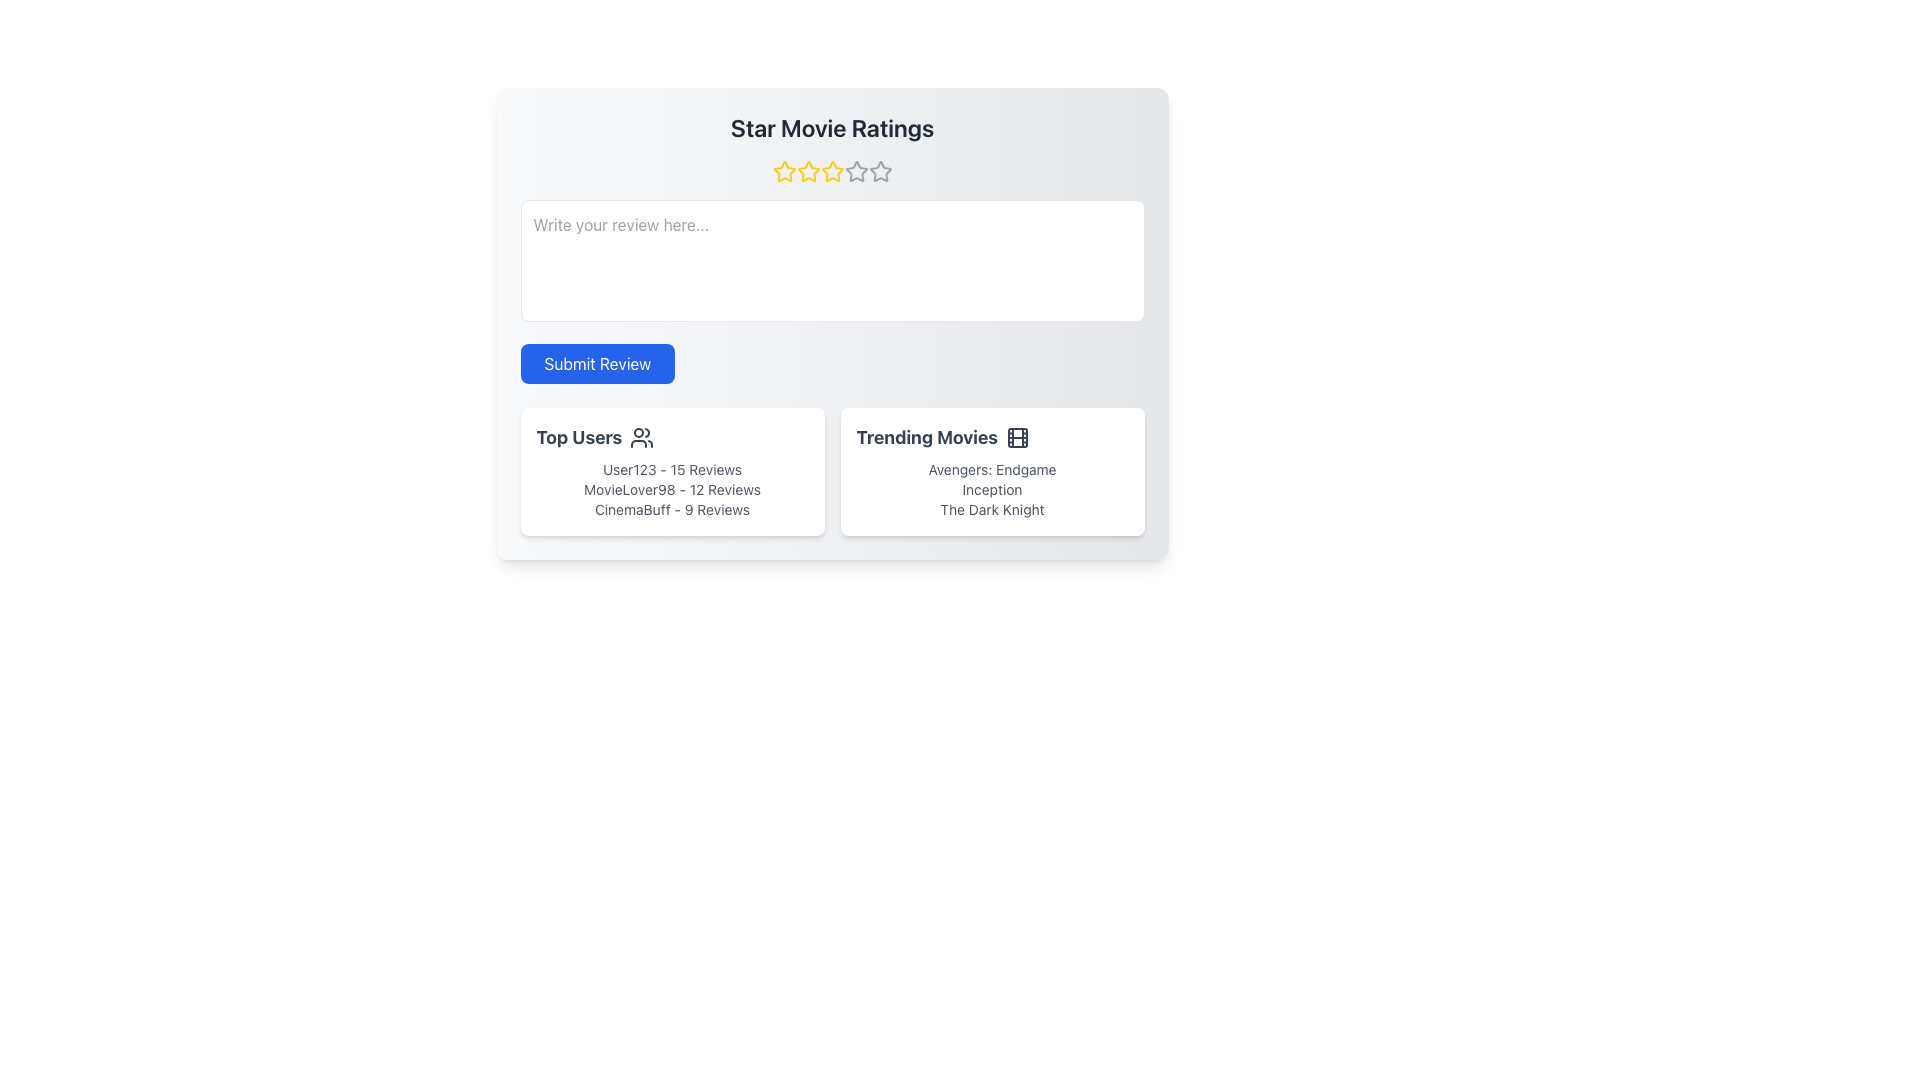 The height and width of the screenshot is (1080, 1920). Describe the element at coordinates (1017, 437) in the screenshot. I see `the film icon located next to the 'Trending Movies' text in the lower right section of the interface` at that location.